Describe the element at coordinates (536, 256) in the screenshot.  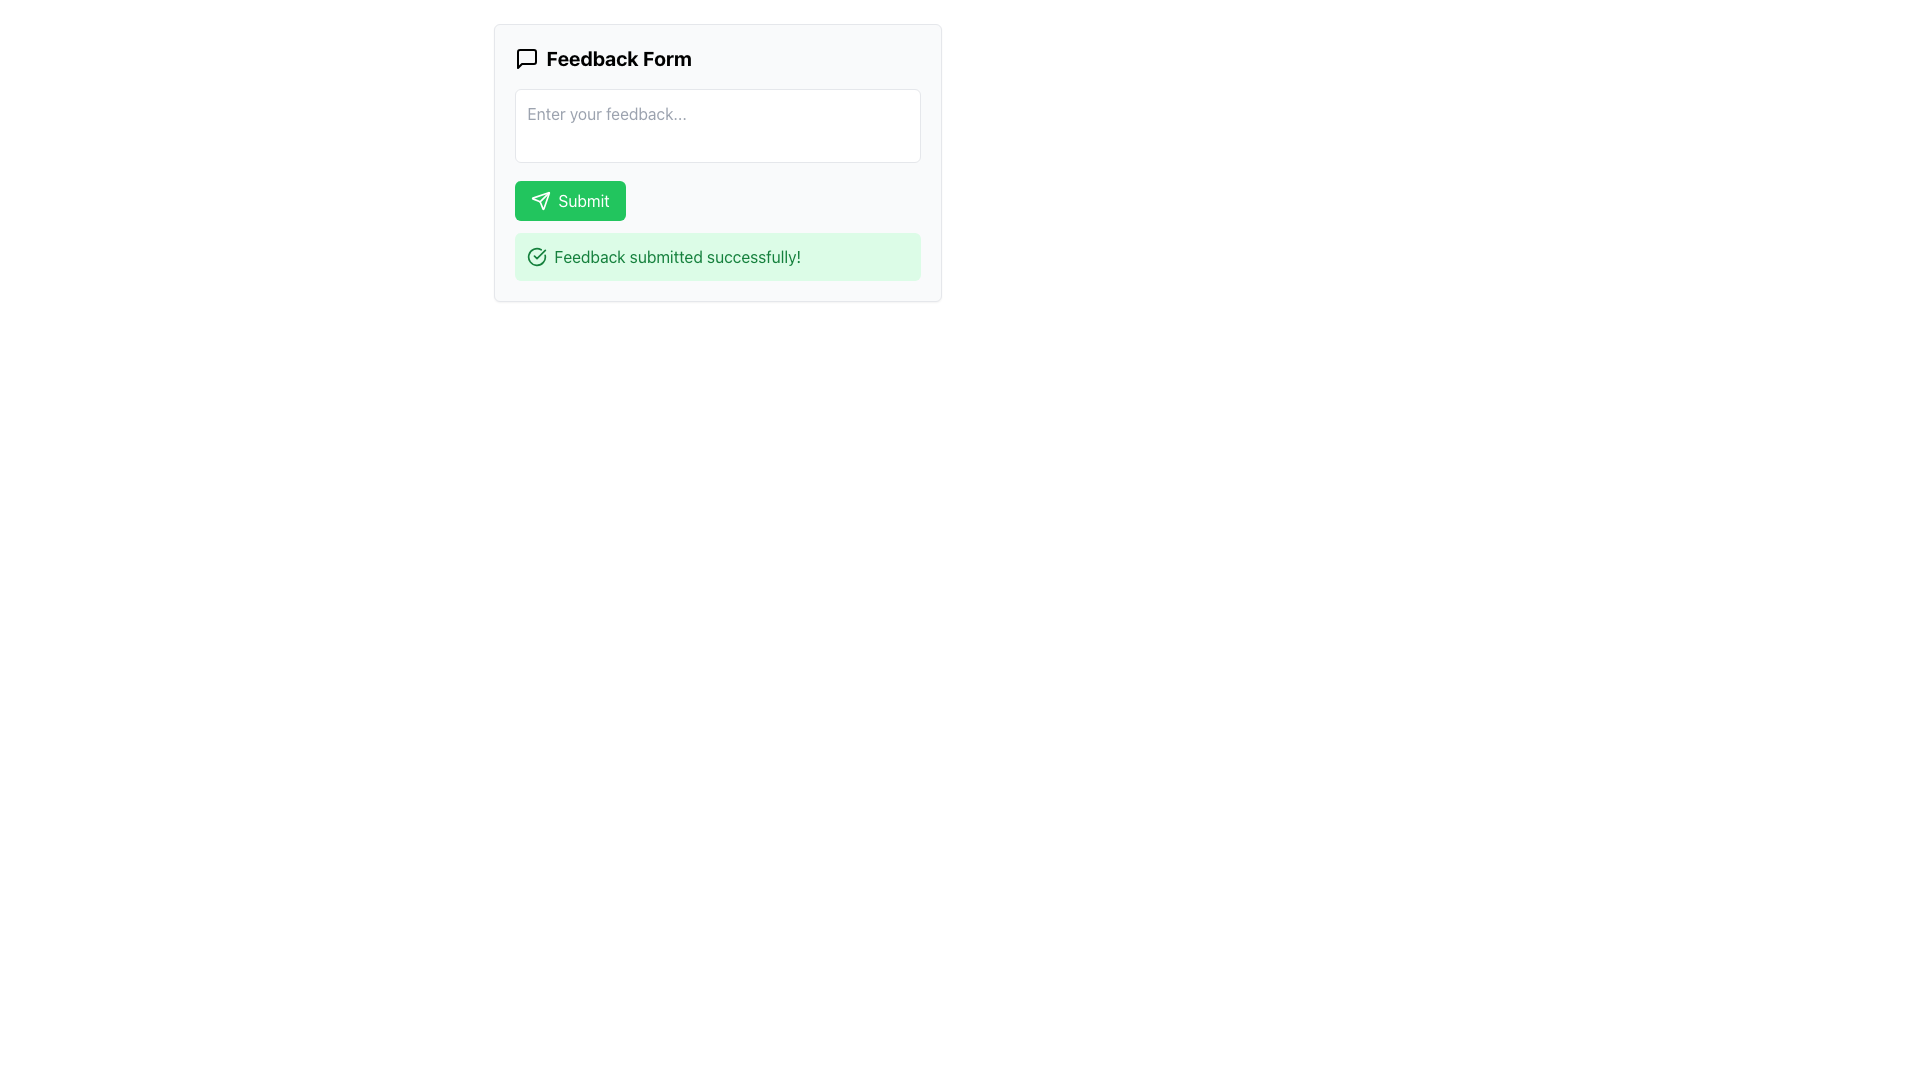
I see `the circular graphic surrounding the check mark within the SVG that indicates the completion of an action, reinforcing the 'Feedback submitted successfully!' message` at that location.